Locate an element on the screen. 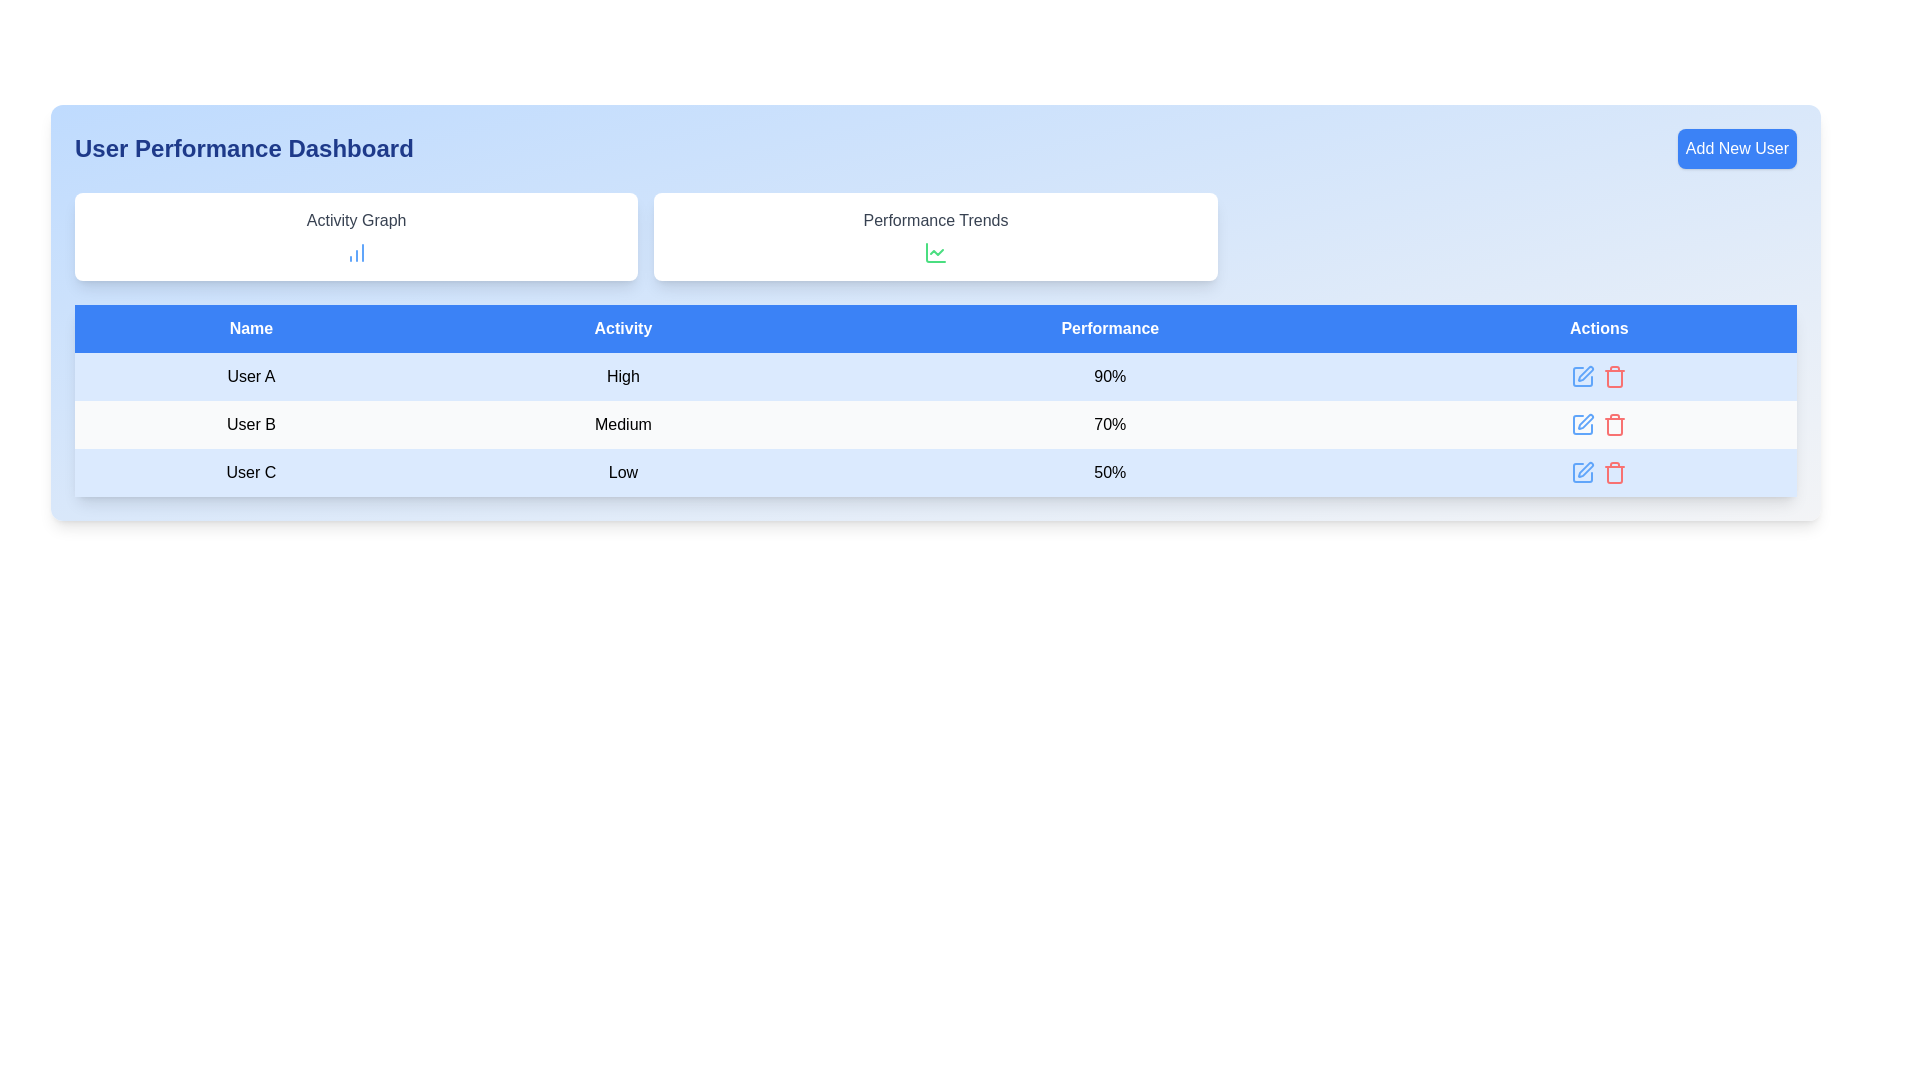  the delete button located in the 'Actions' column of the second row of the table to initiate a delete action is located at coordinates (1615, 423).